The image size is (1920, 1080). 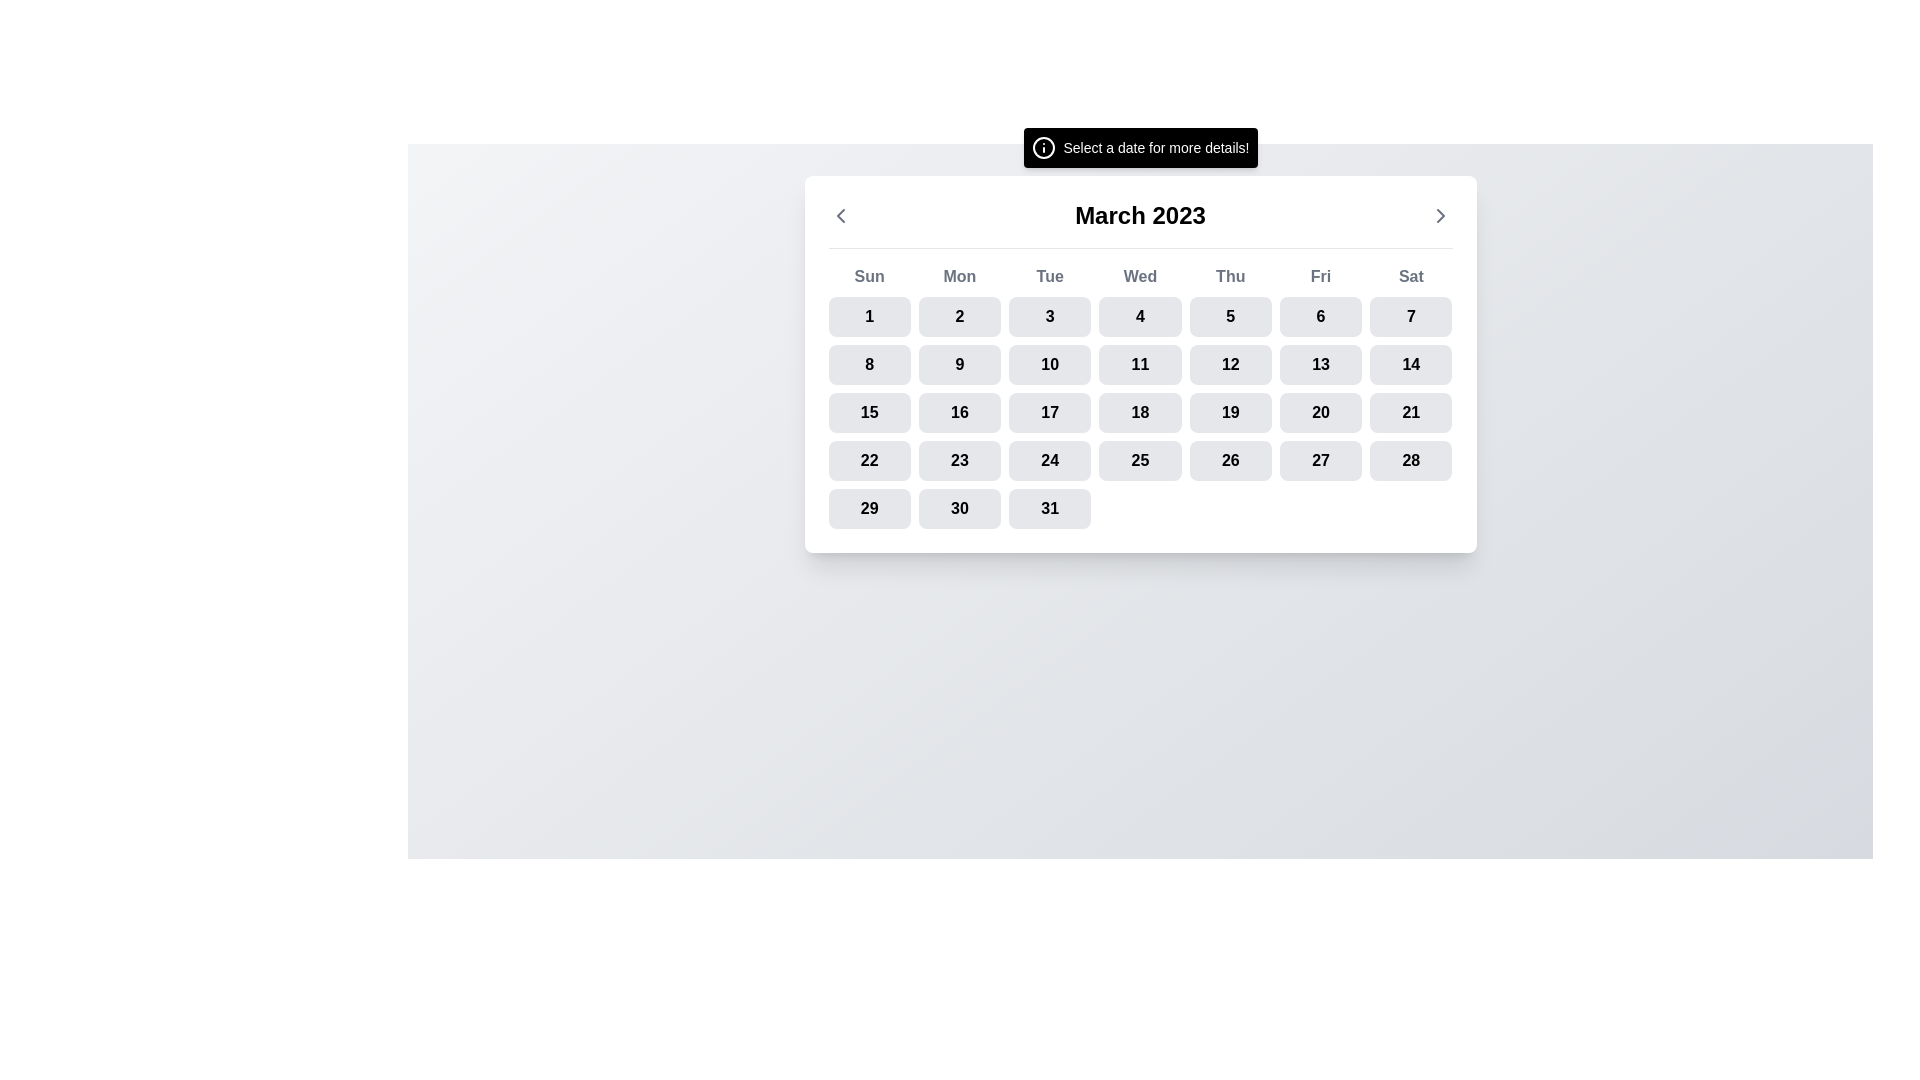 I want to click on the button representing the specific day in the calendar view located in the third row, third column under the header 'Wed', so click(x=1049, y=365).